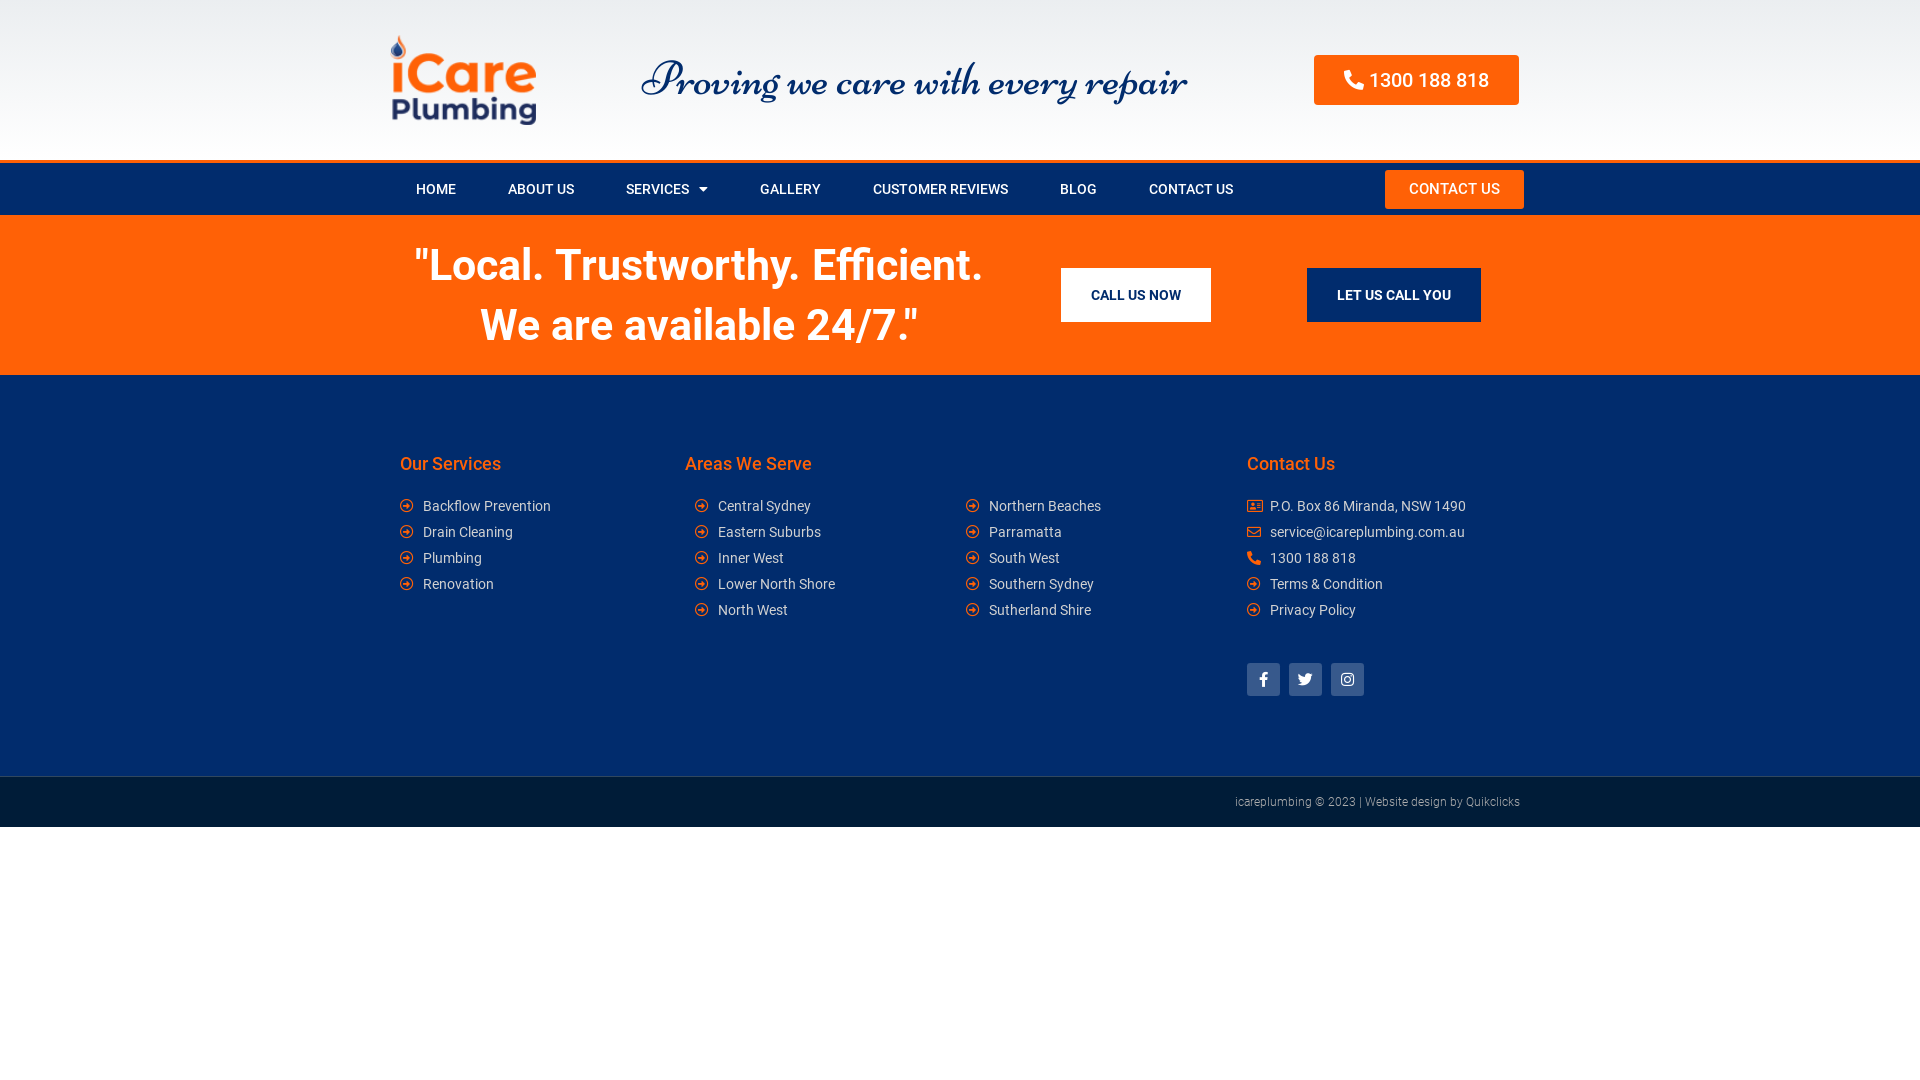 Image resolution: width=1920 pixels, height=1080 pixels. Describe the element at coordinates (820, 531) in the screenshot. I see `'Eastern Suburbs'` at that location.